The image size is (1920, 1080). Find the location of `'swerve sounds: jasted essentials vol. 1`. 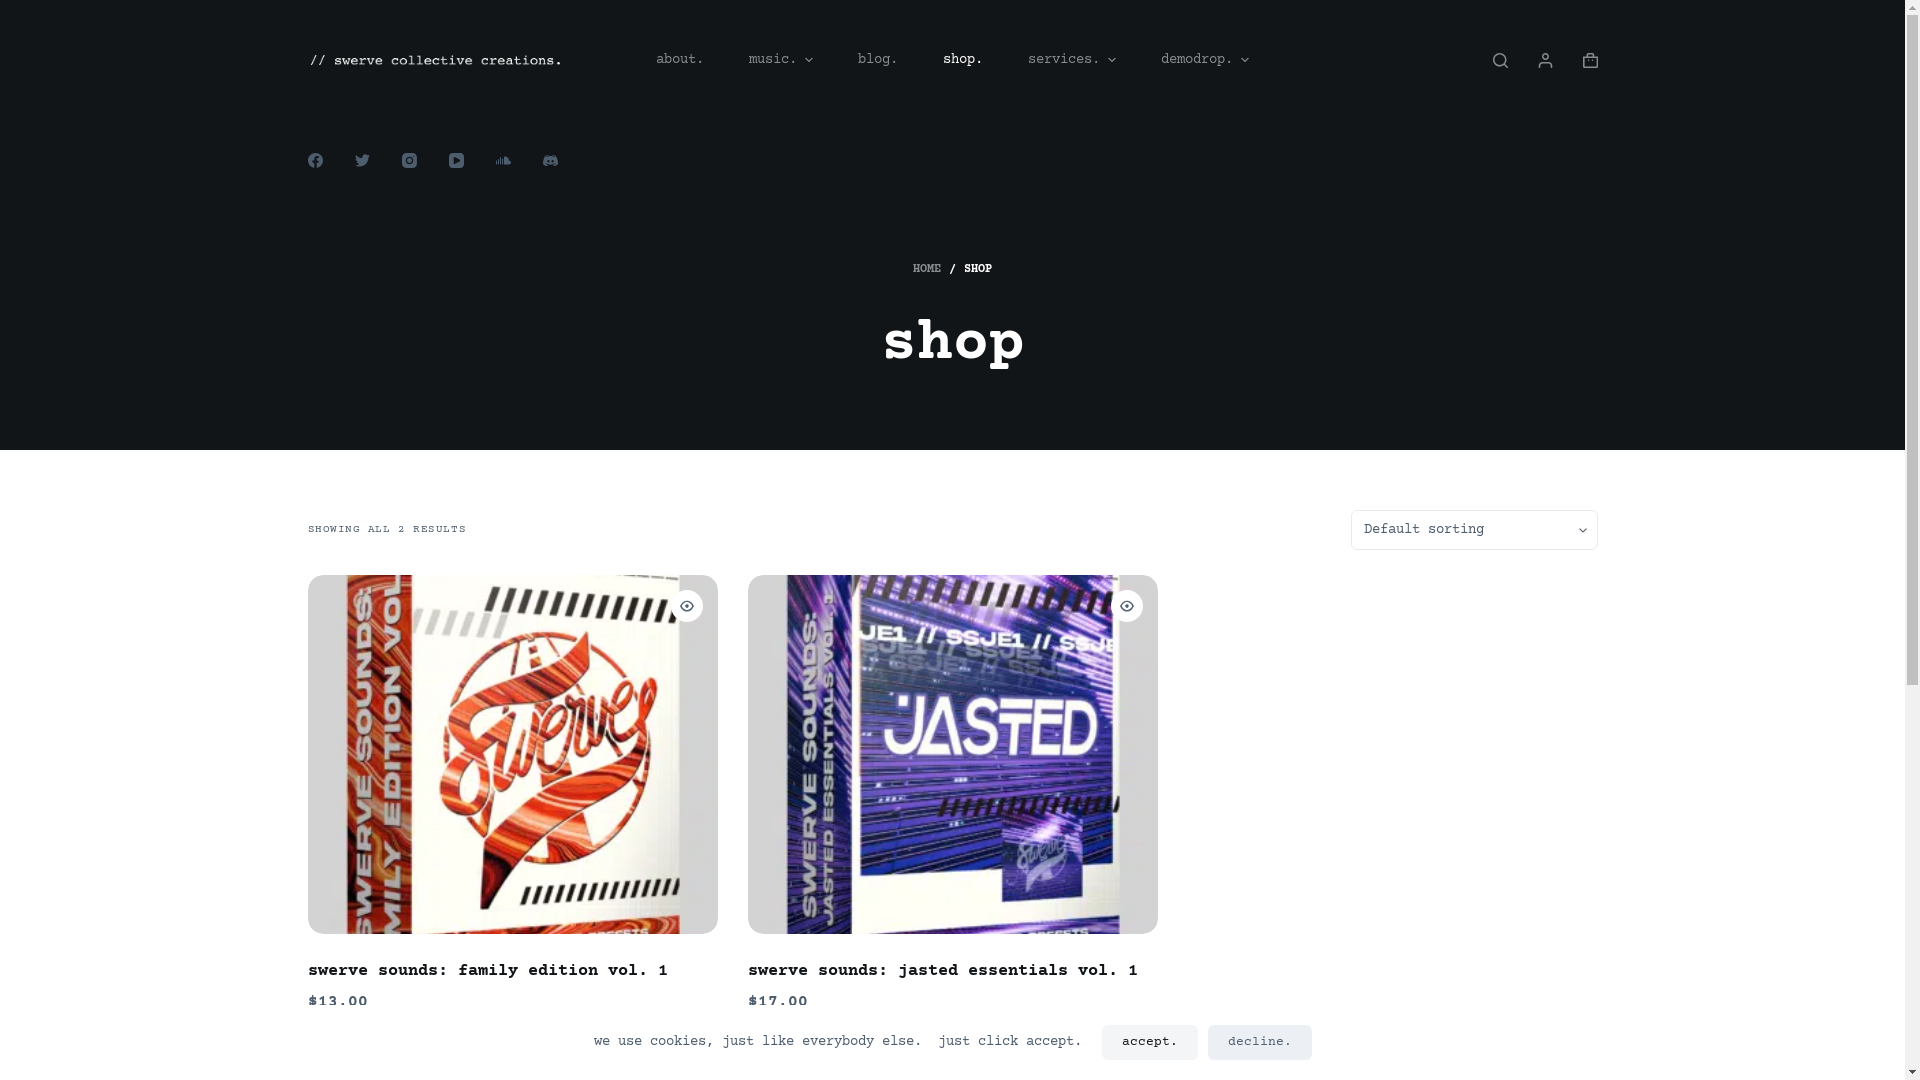

'swerve sounds: jasted essentials vol. 1 is located at coordinates (952, 794).